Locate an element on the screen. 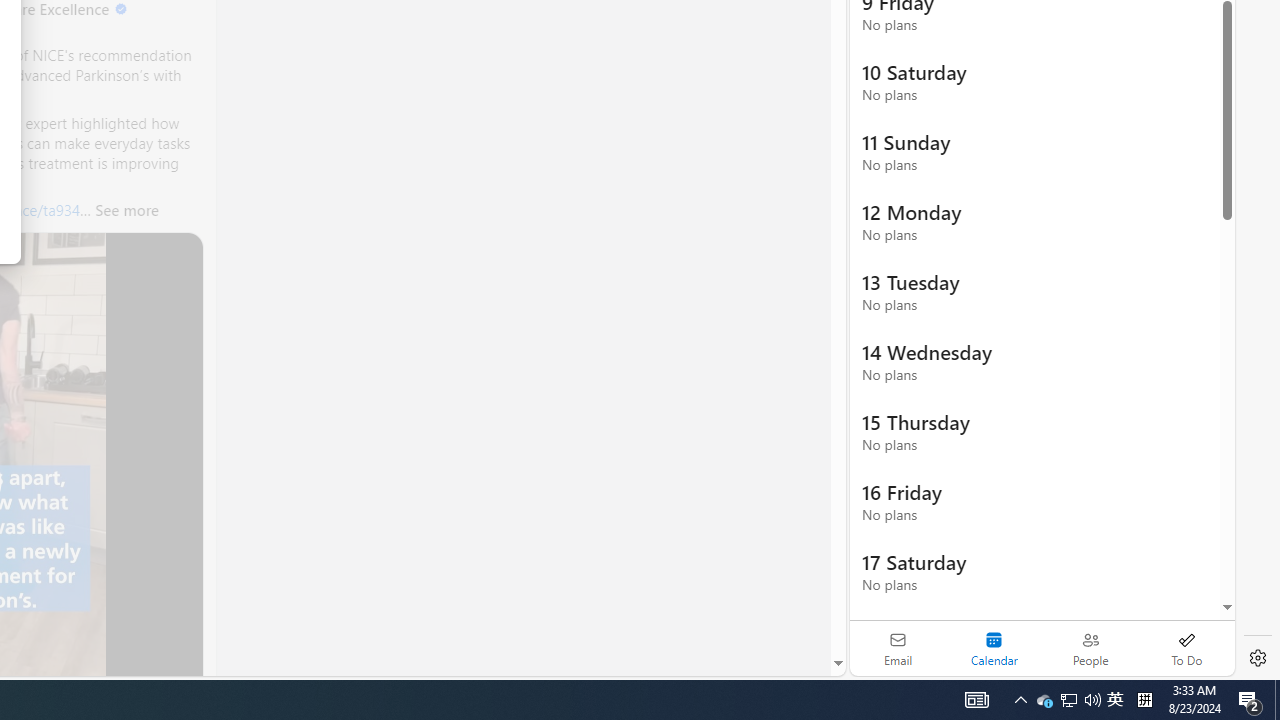 The width and height of the screenshot is (1280, 720). 'Email' is located at coordinates (897, 648).